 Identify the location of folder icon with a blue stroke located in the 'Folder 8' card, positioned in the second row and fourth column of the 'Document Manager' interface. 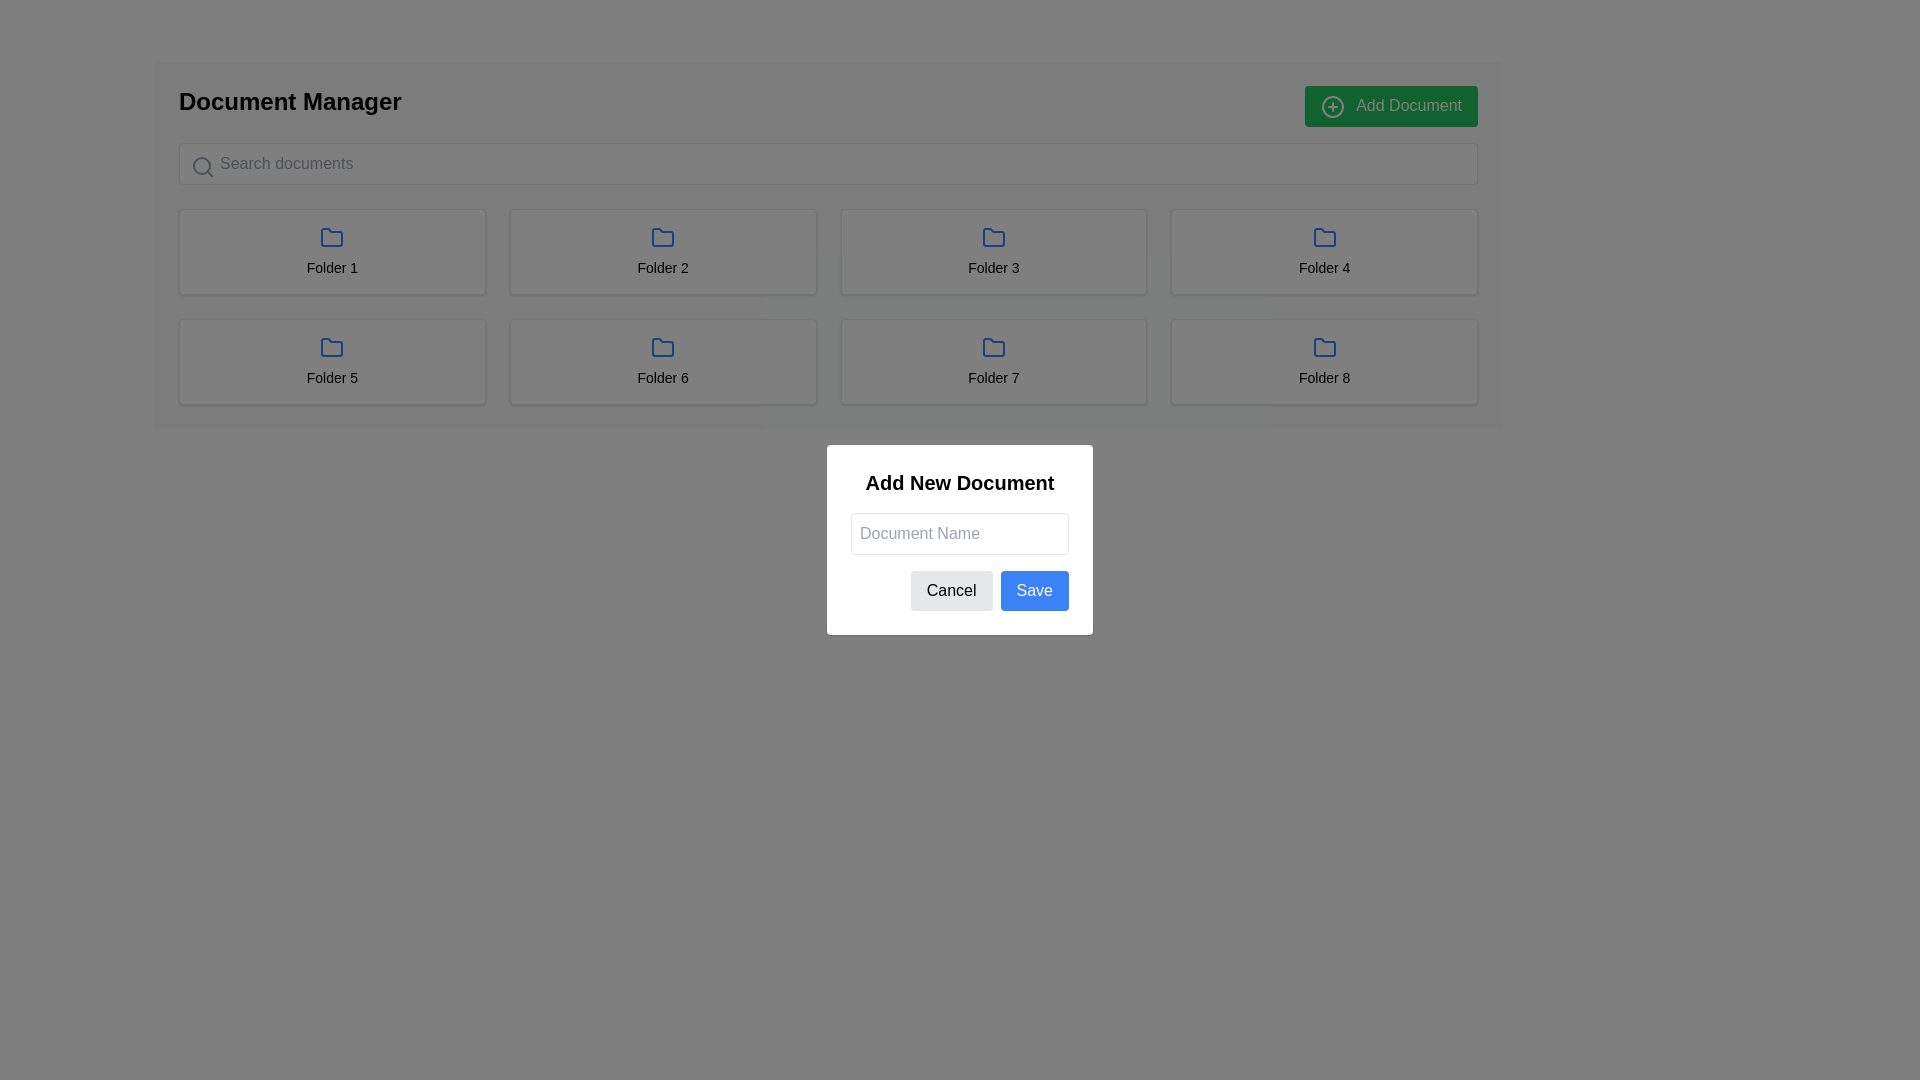
(1324, 346).